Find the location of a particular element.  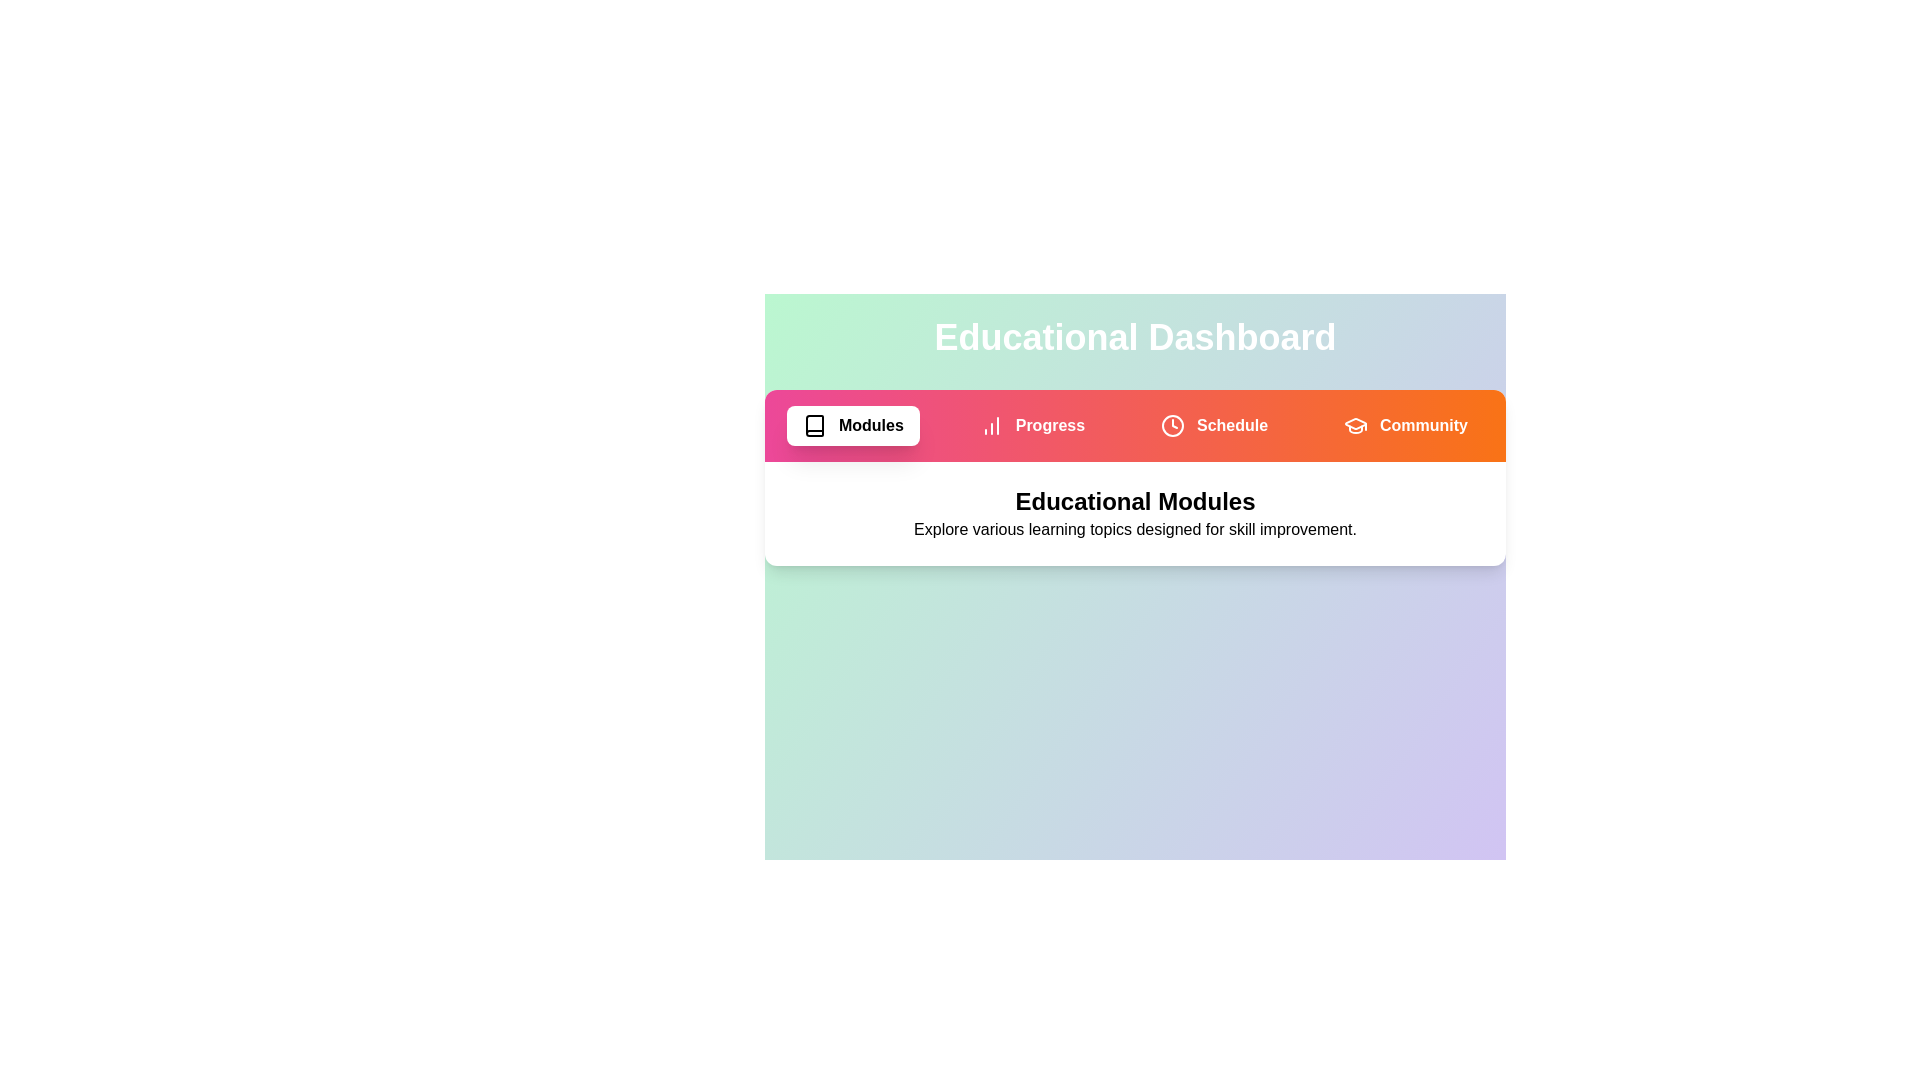

the 'Schedule' text label within the navigation bar is located at coordinates (1231, 424).